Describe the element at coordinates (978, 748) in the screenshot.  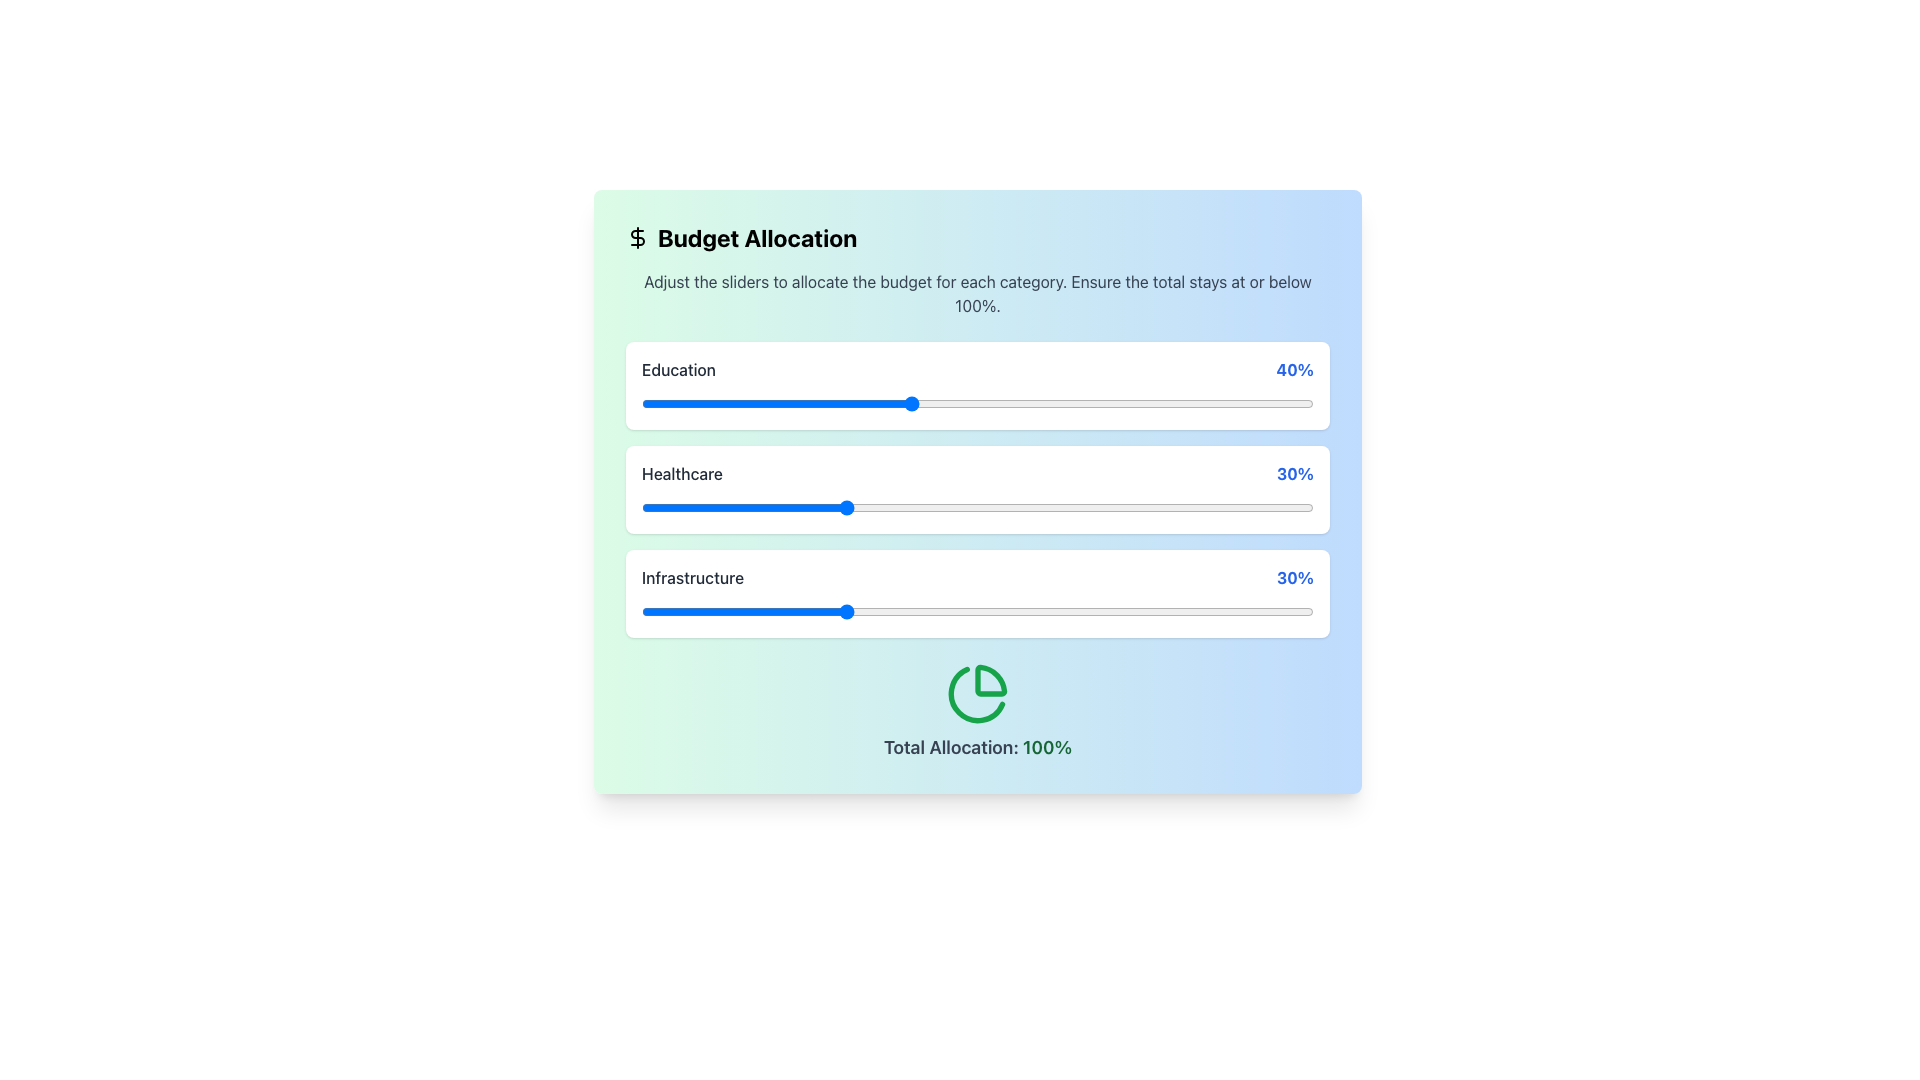
I see `the total allocation percentage text label located below the pie chart icon at the bottom of the interface` at that location.